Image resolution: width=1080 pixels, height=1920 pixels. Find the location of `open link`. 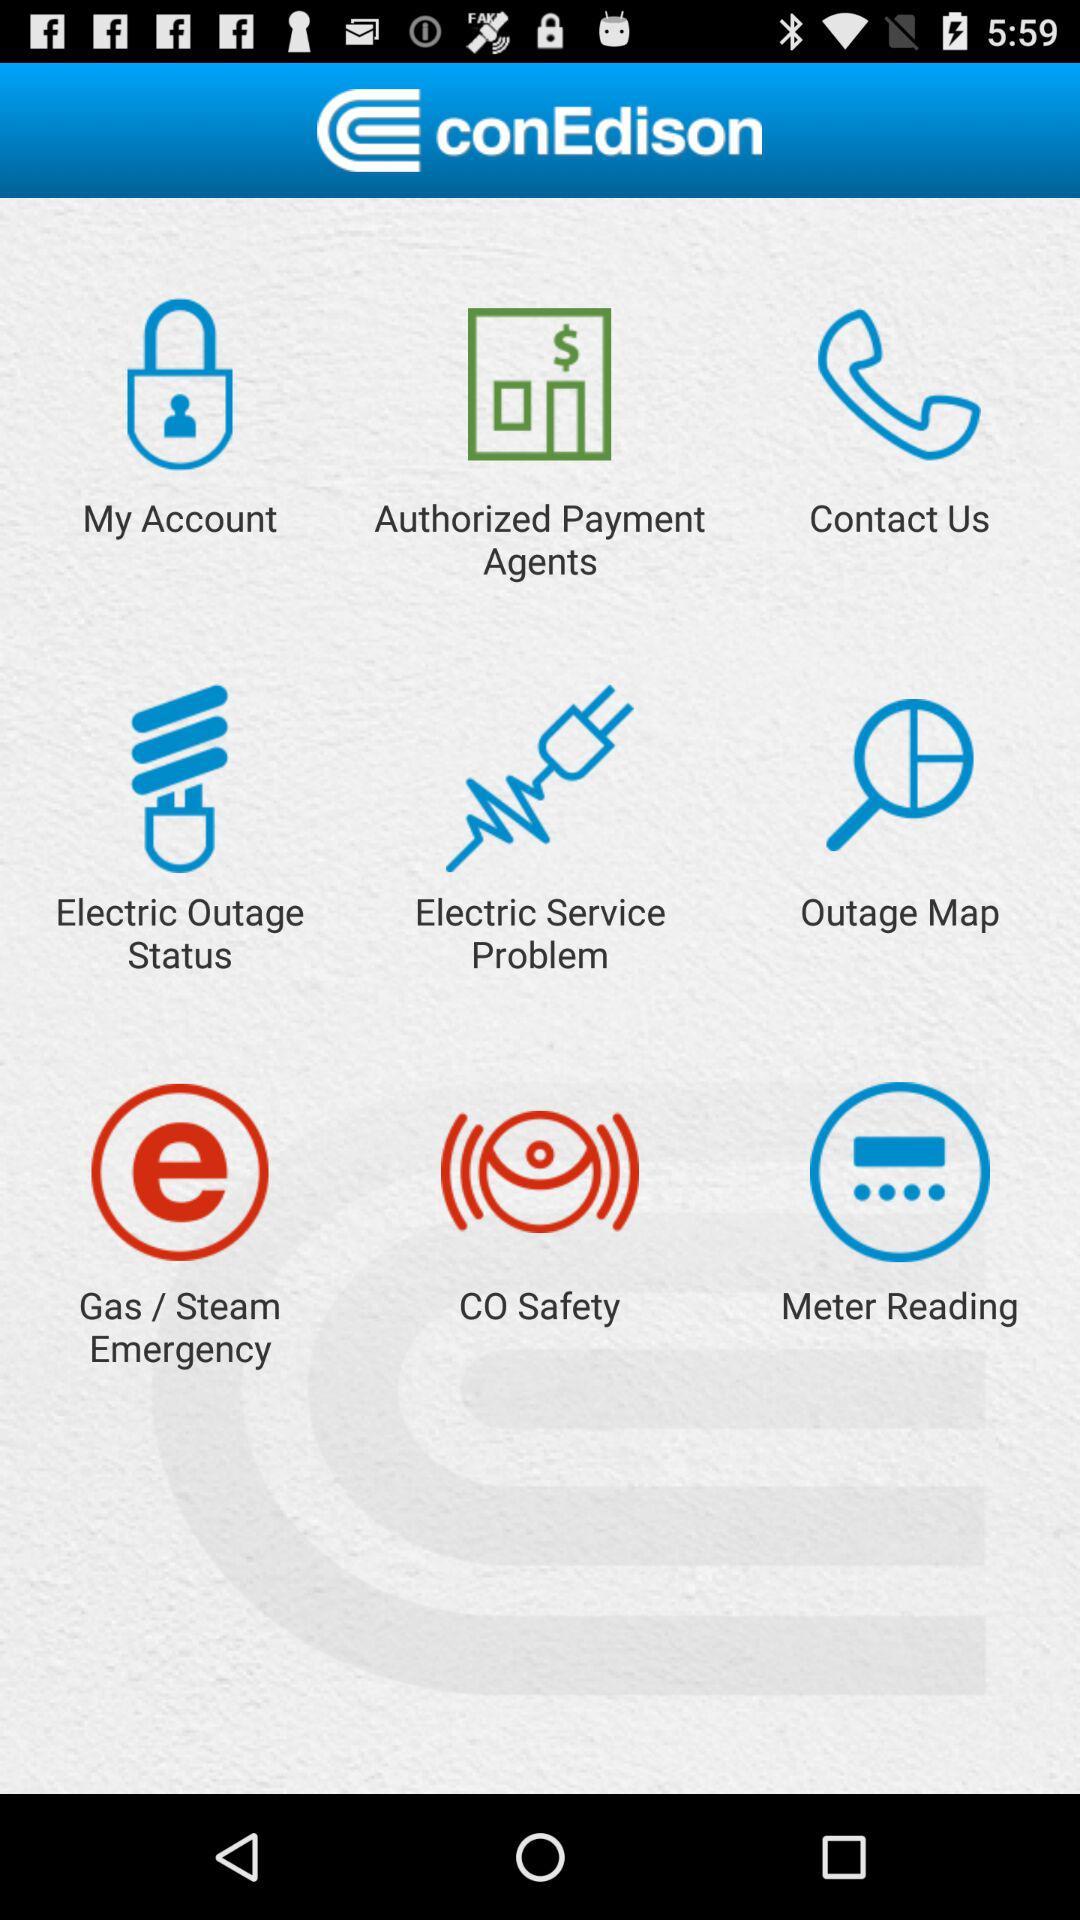

open link is located at coordinates (540, 777).